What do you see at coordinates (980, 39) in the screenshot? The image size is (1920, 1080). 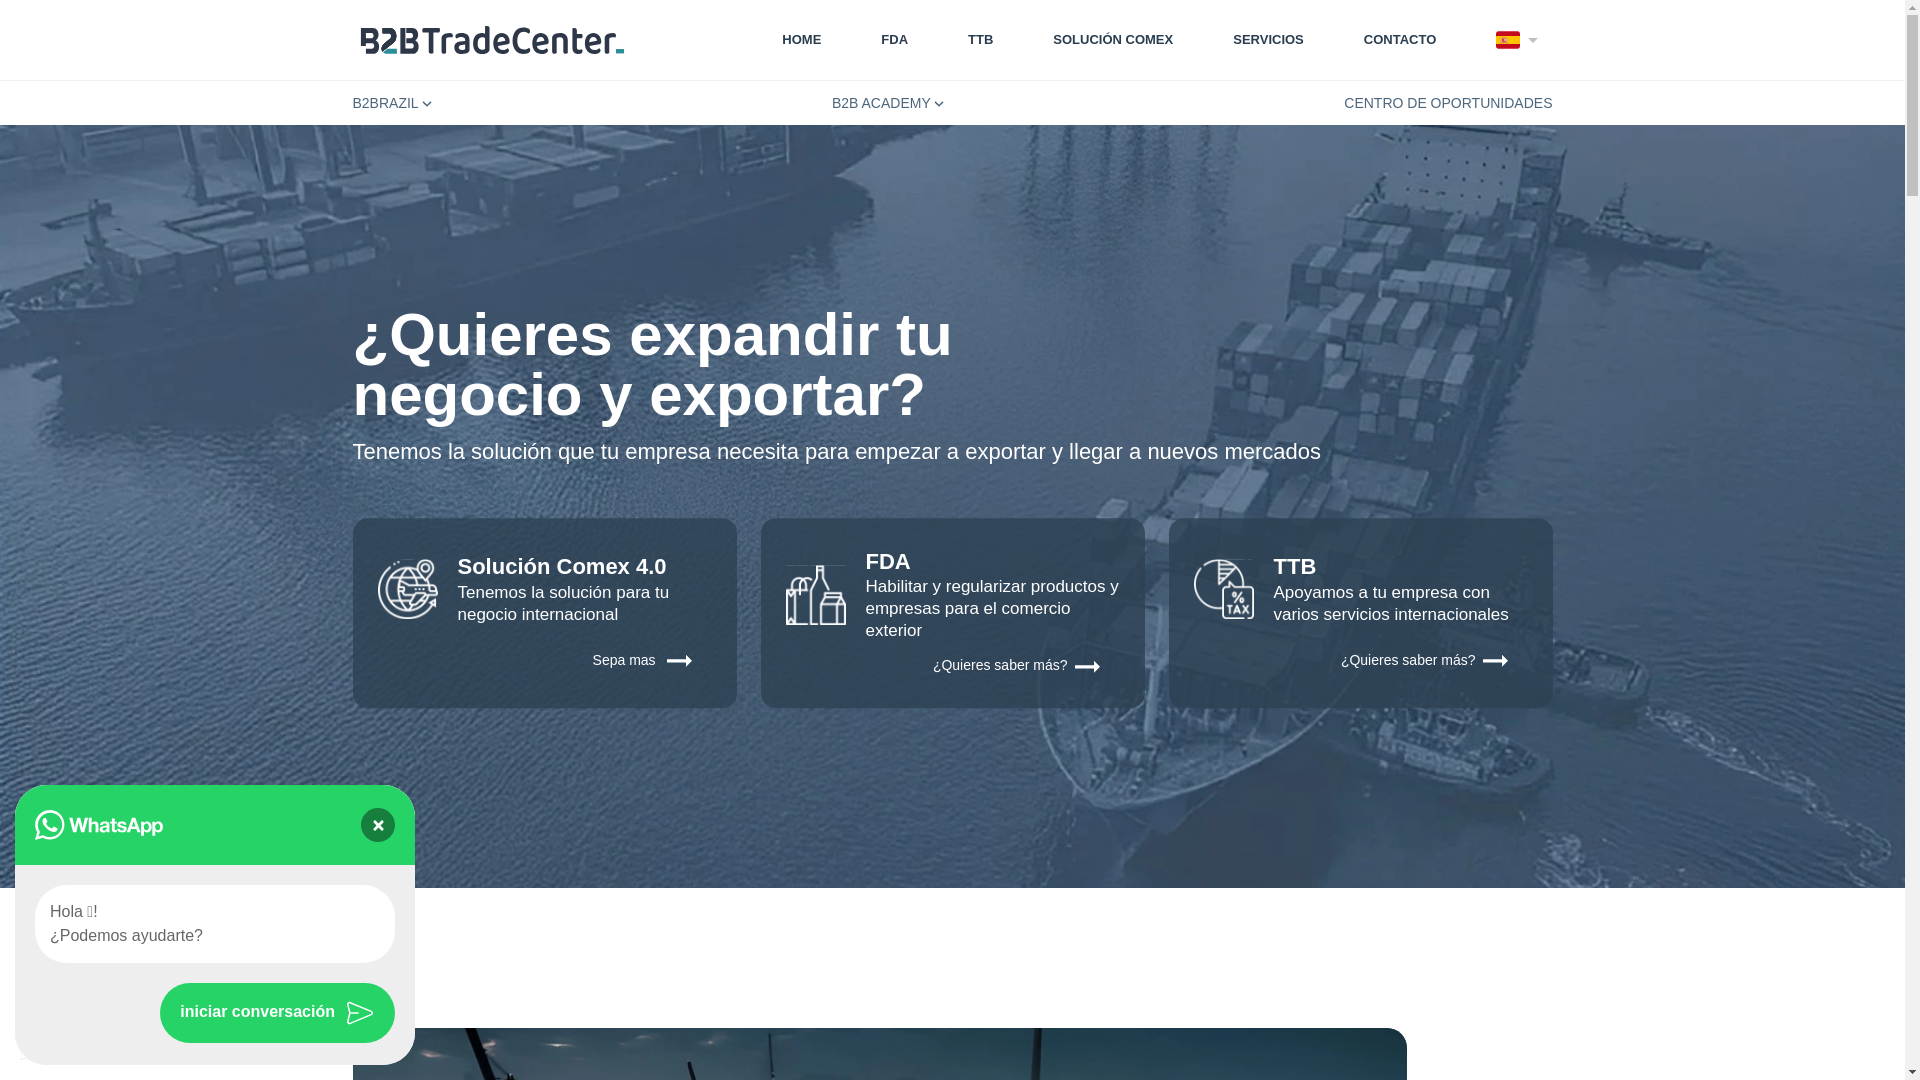 I see `'TTB'` at bounding box center [980, 39].